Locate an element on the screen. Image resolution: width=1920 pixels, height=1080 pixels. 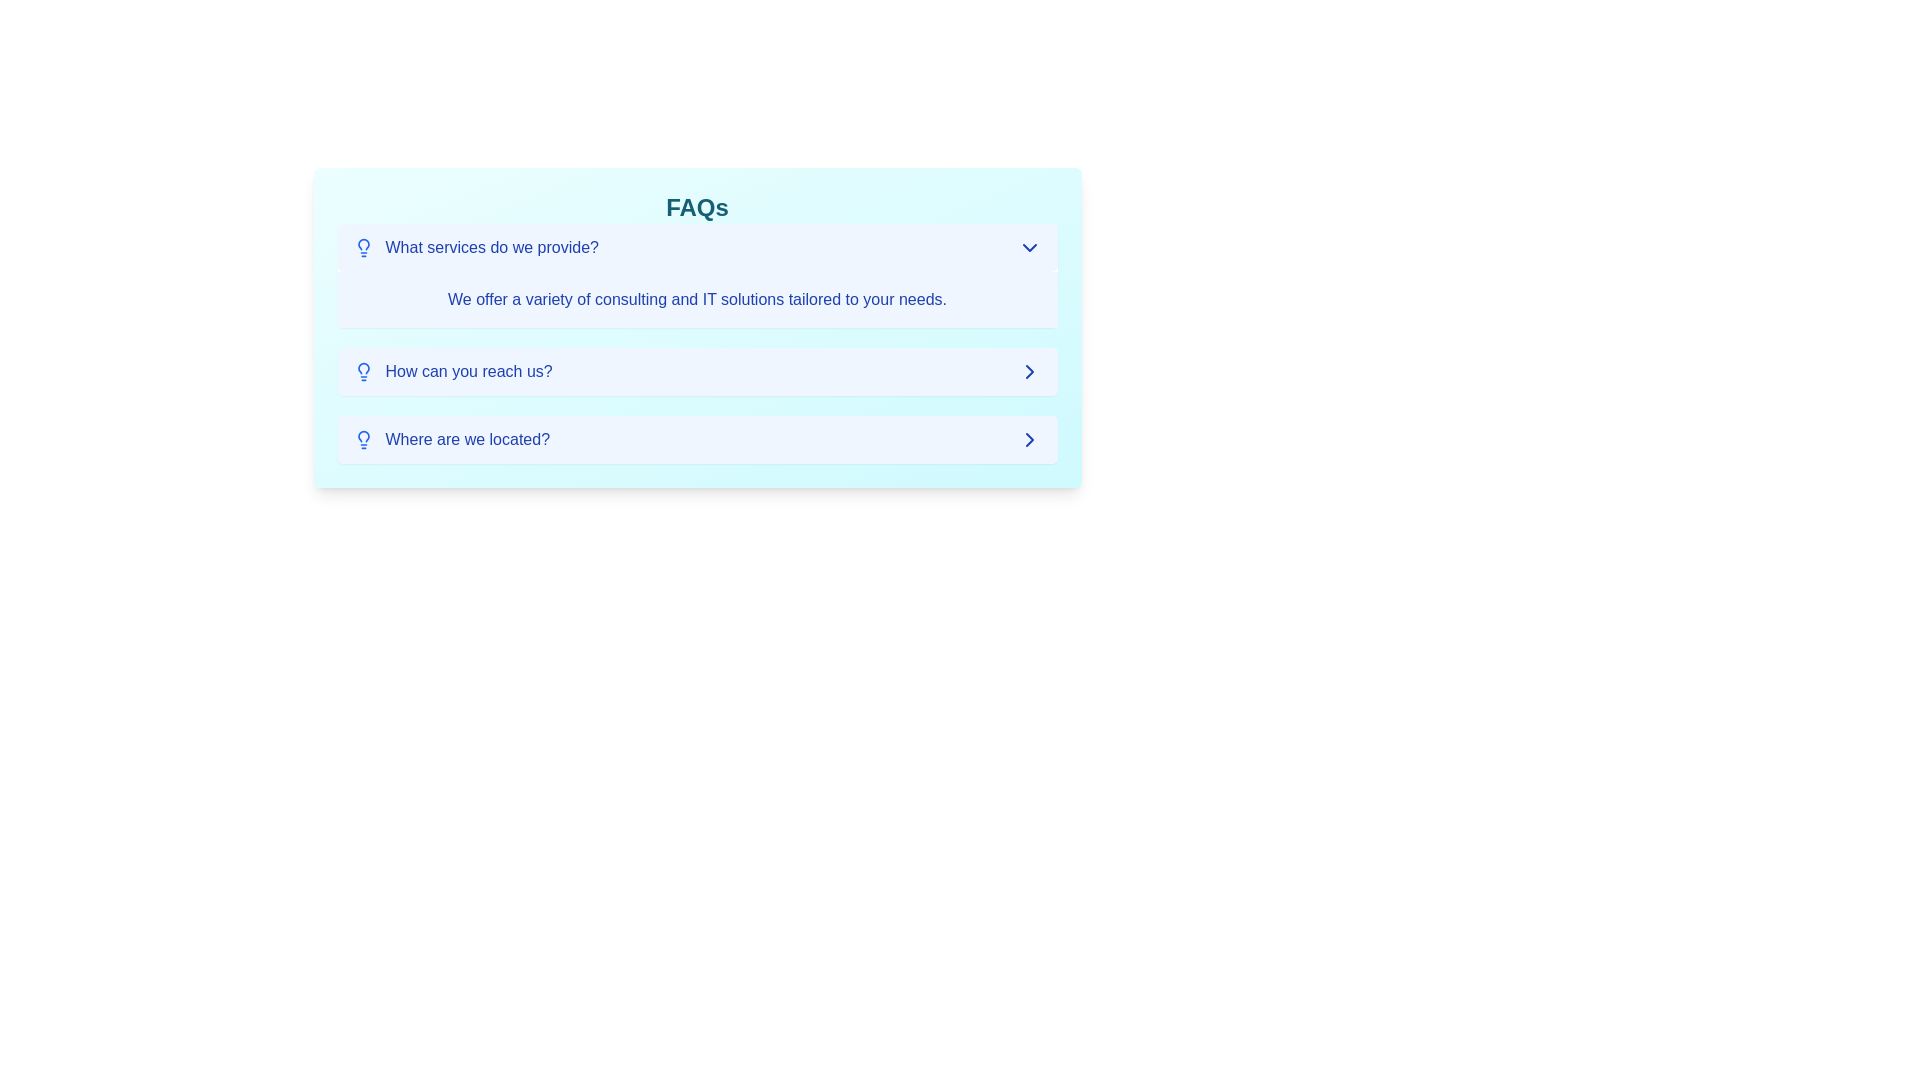
the icon located on the left side of the text 'Where are we located?' in the third row of the FAQs section, which serves as a decorative marker is located at coordinates (363, 438).